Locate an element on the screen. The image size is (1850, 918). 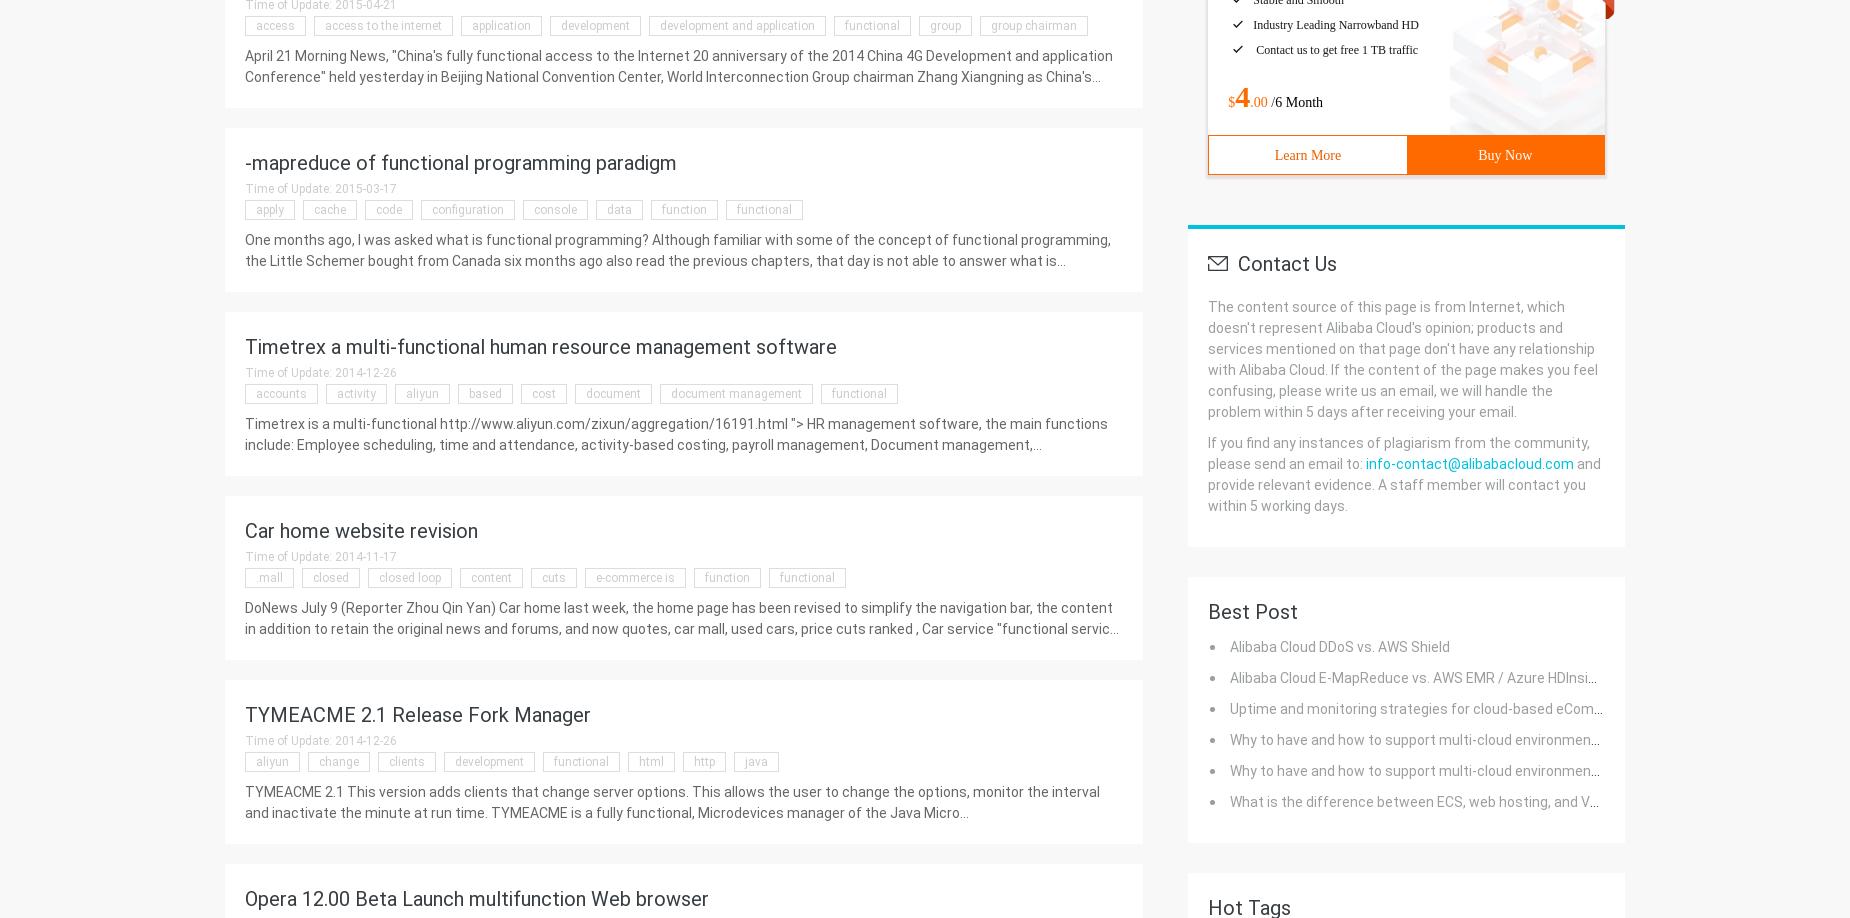
'TYMEACME 2.1 This version adds clients that change server options. This allows the user to change the options, monitor the interval and inactivate the minute at run time. TYMEACME is a fully functional, Microdevices manager of the Java Micro http://www.aliyun.com/zixun/aggregation/29806.html >edition (fork) development. It provides an easy to use minimum space-occupying queue ...' is located at coordinates (243, 823).